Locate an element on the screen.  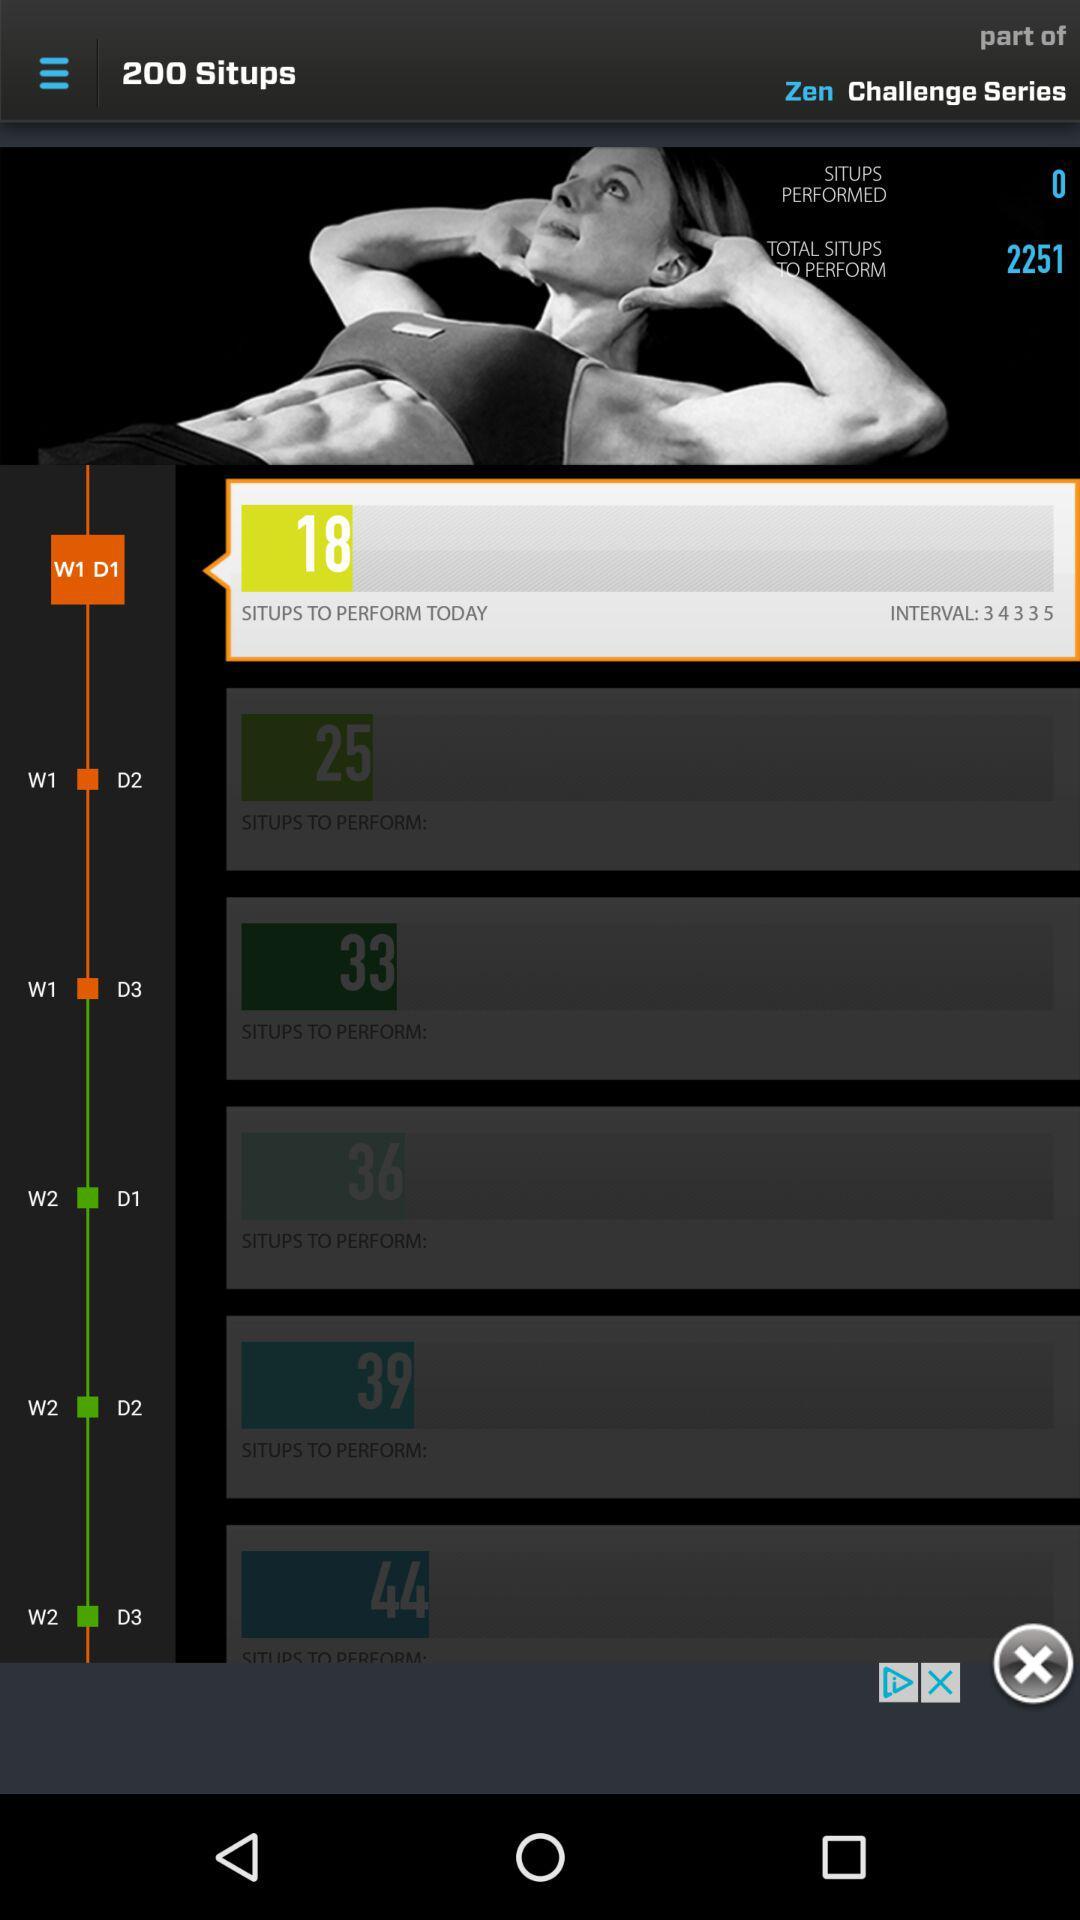
the close icon is located at coordinates (1032, 1667).